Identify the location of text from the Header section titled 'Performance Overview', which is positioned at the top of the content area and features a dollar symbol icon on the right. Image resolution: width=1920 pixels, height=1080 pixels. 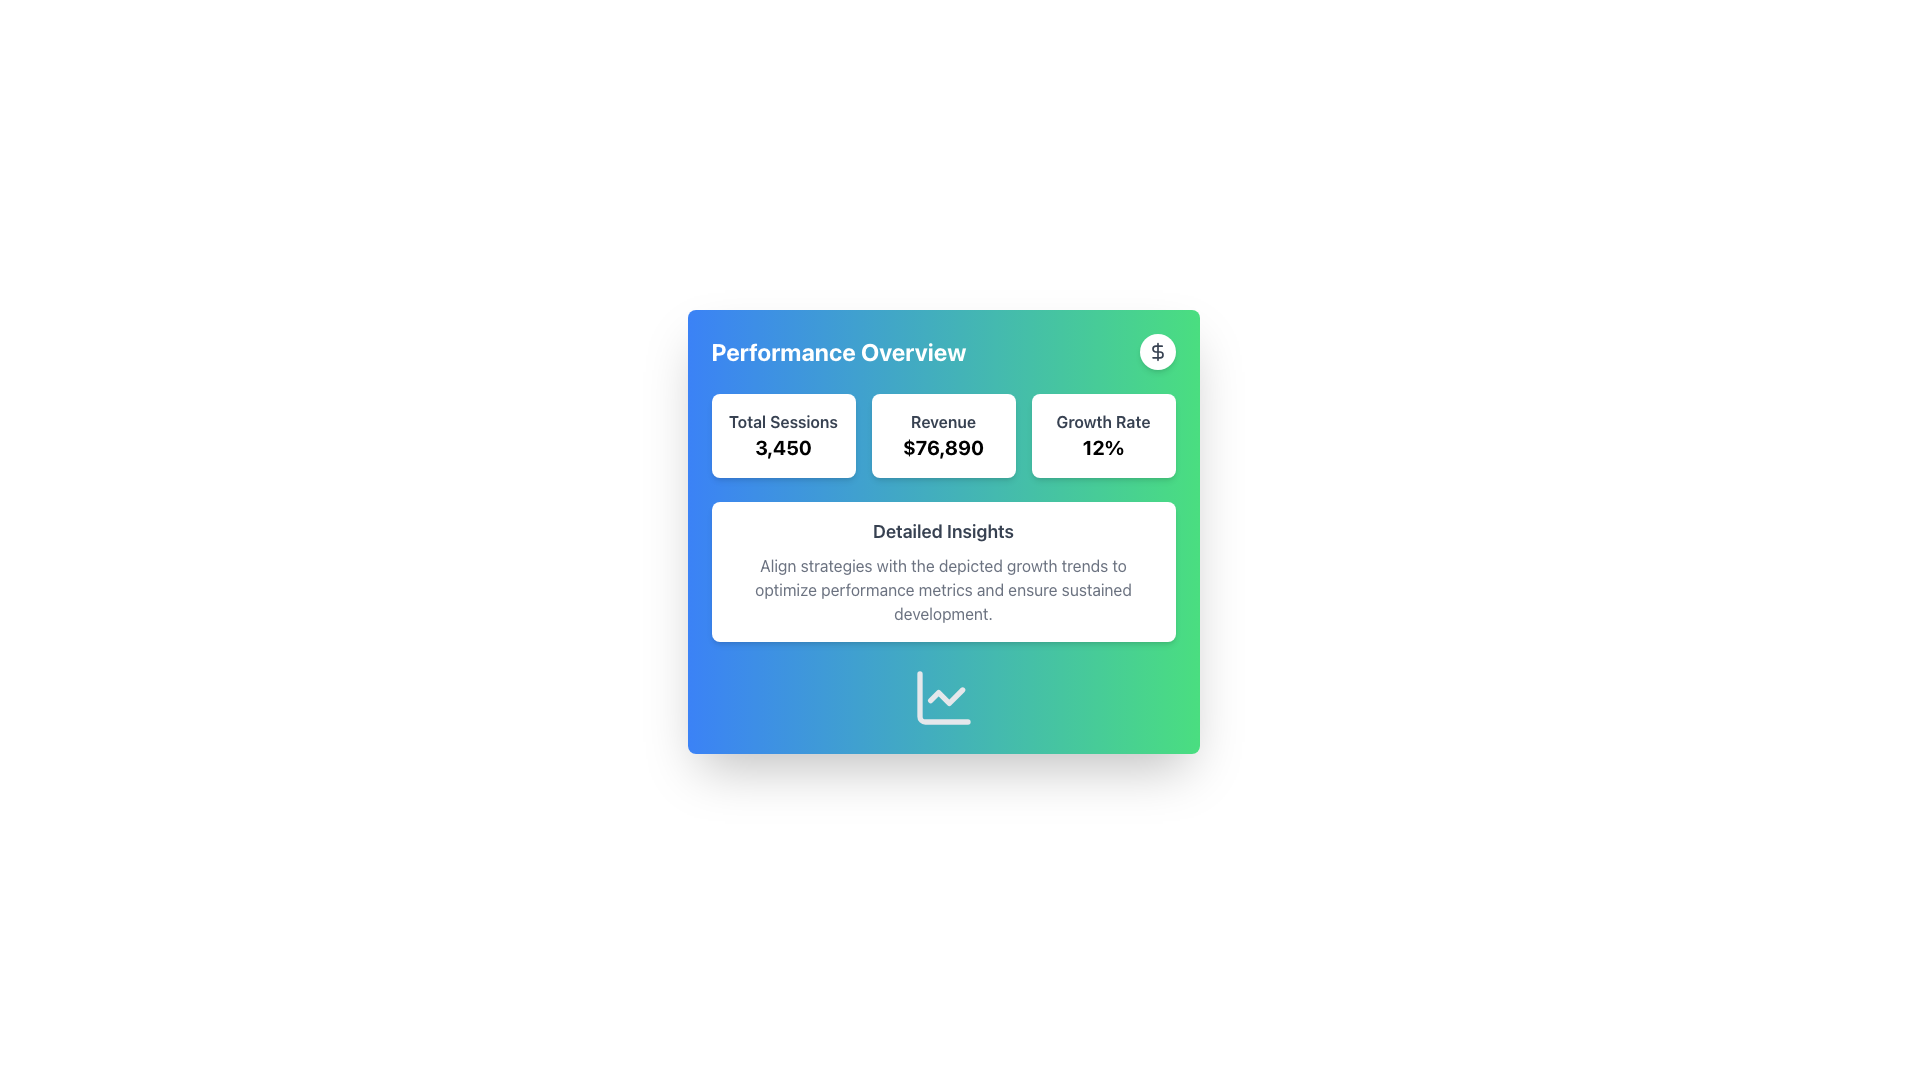
(942, 350).